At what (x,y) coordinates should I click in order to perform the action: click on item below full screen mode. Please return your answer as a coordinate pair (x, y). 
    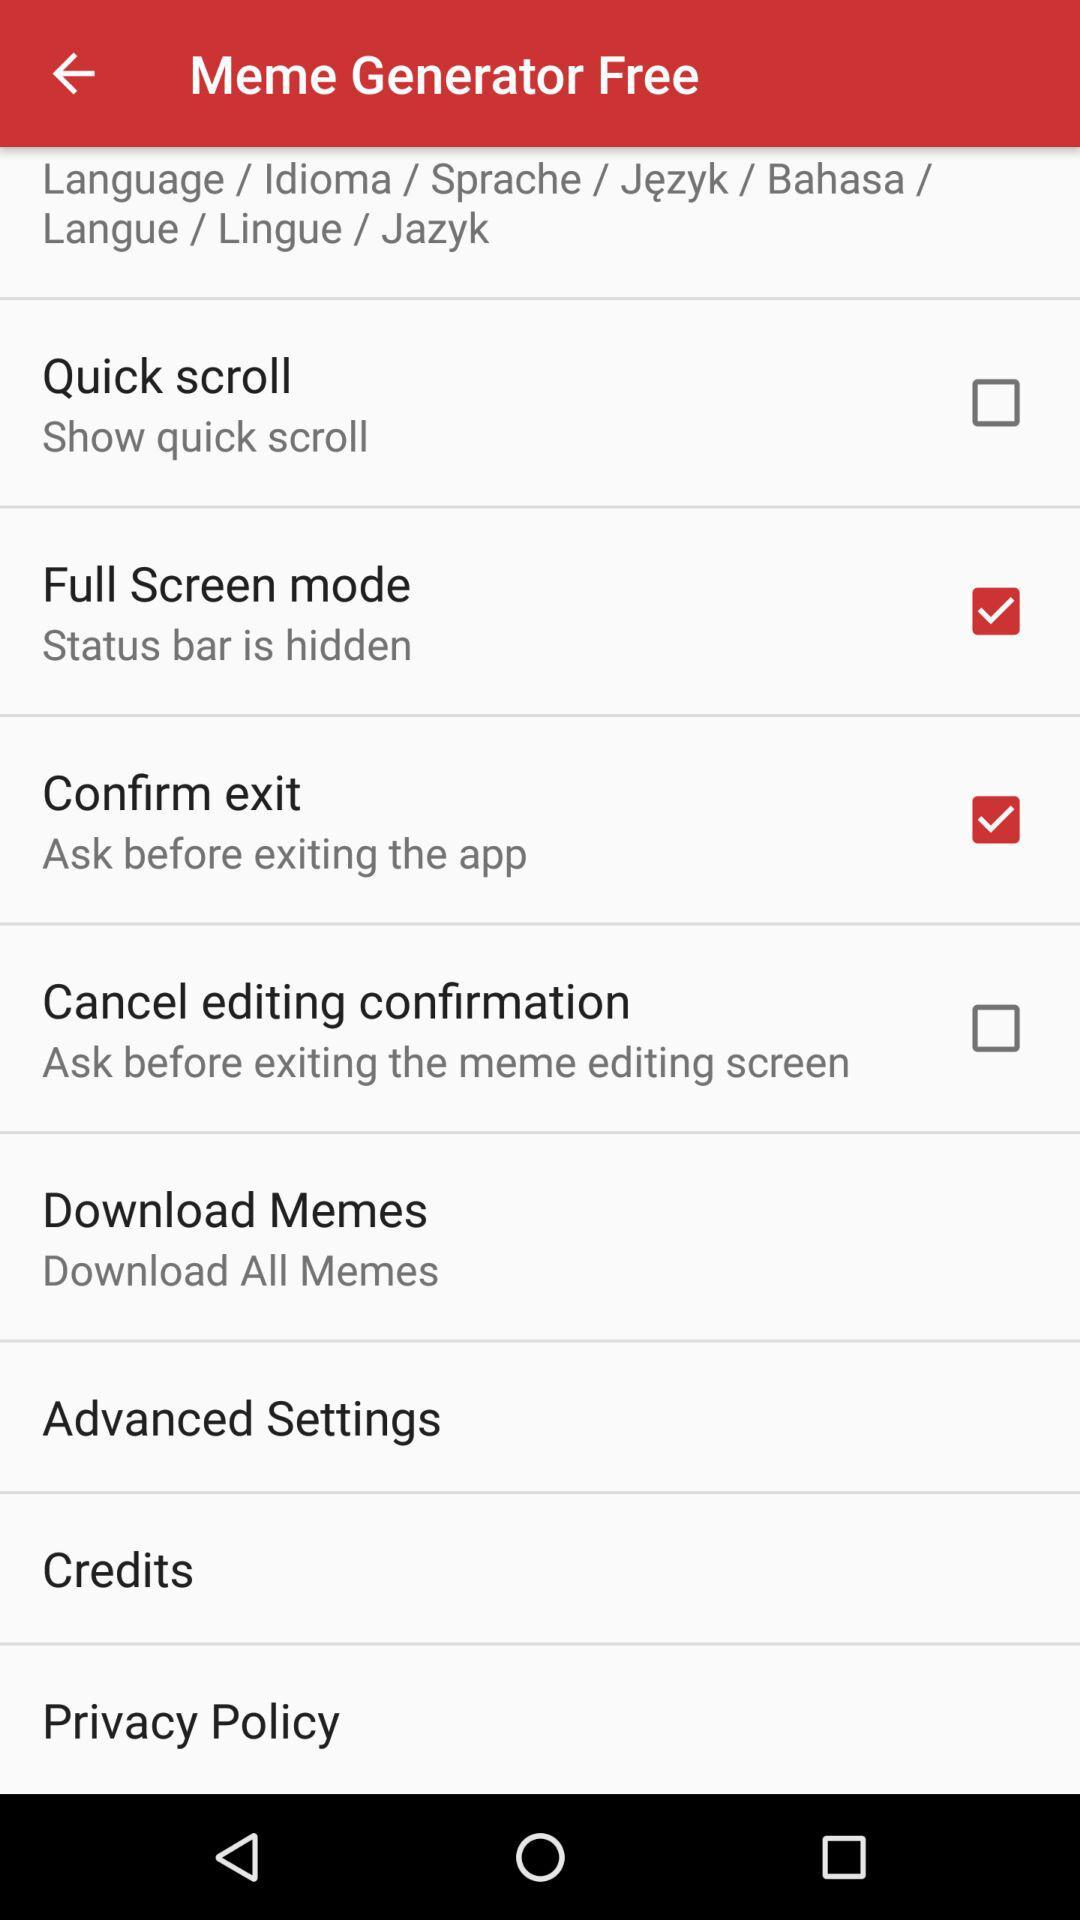
    Looking at the image, I should click on (226, 643).